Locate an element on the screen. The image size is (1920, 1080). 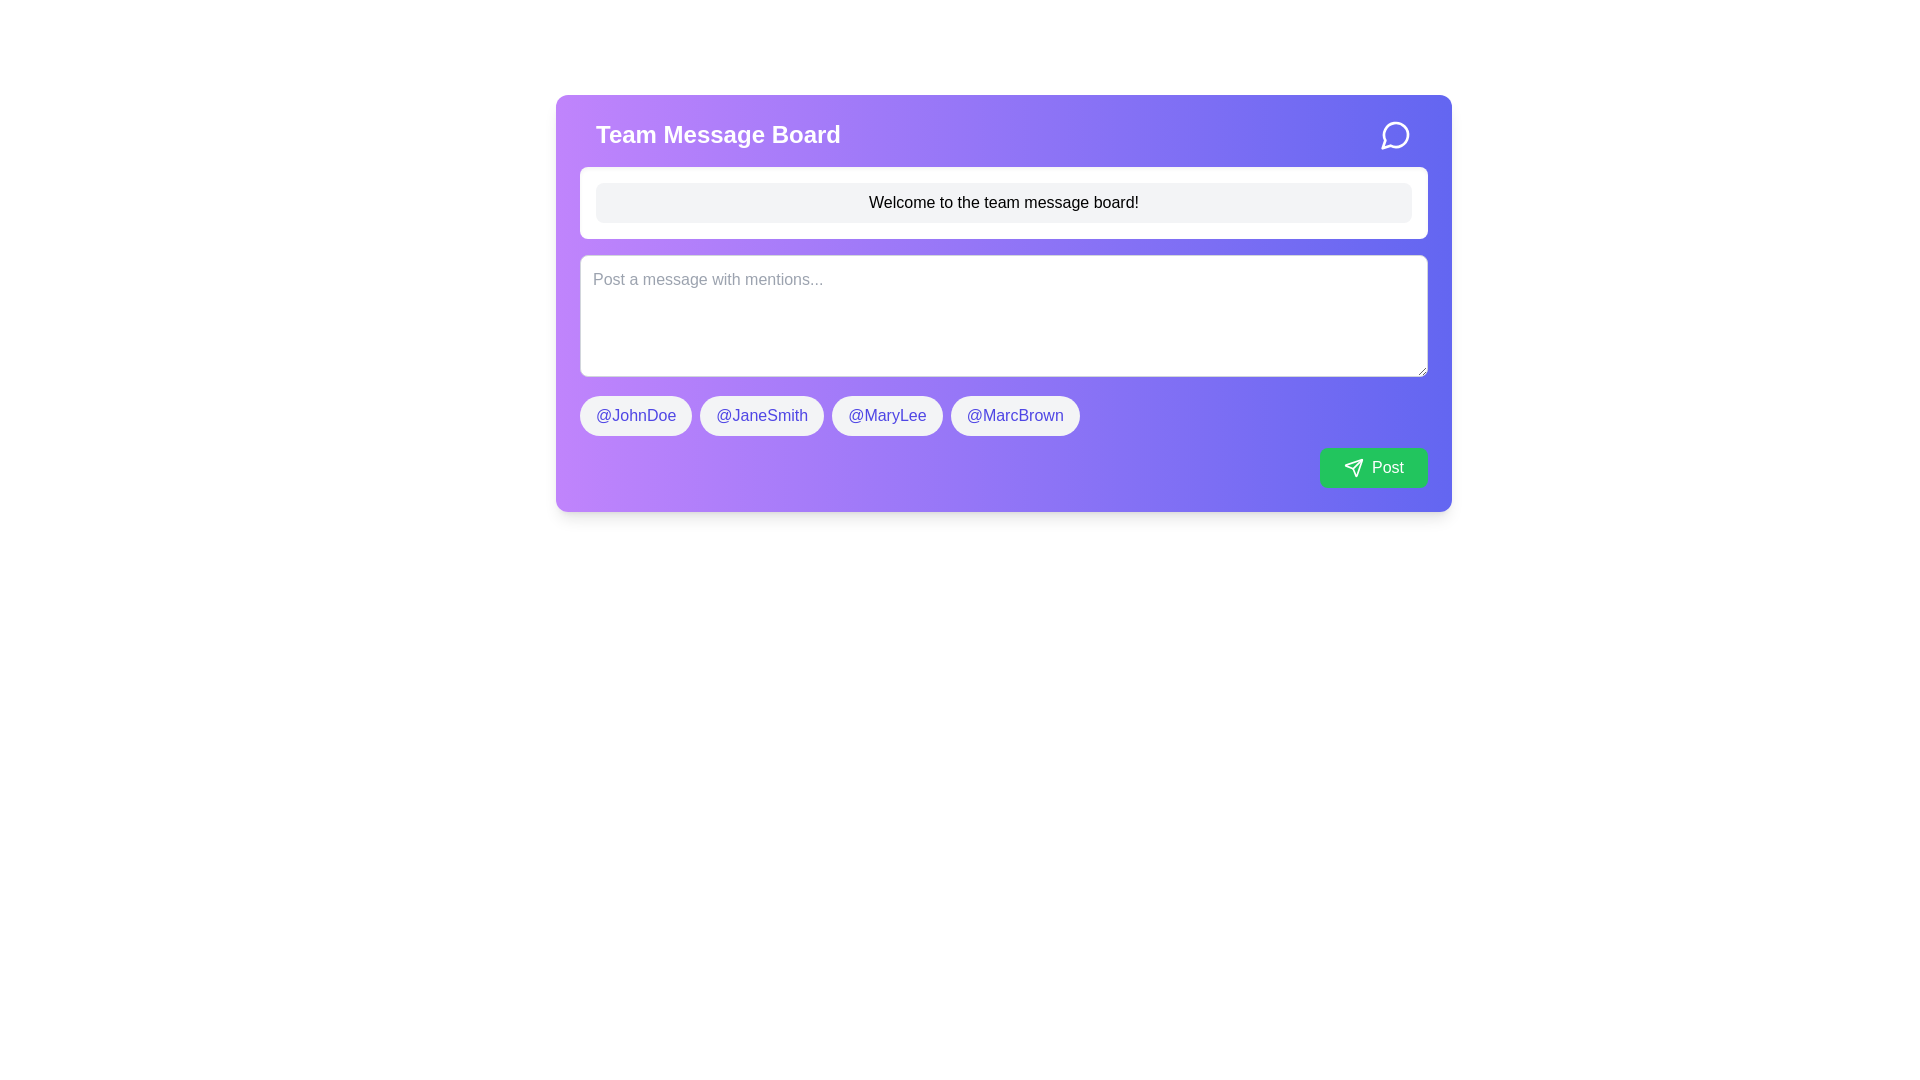
the 'Submit' button located at the bottom-right corner of the 'Team Message Board' panel is located at coordinates (1372, 467).